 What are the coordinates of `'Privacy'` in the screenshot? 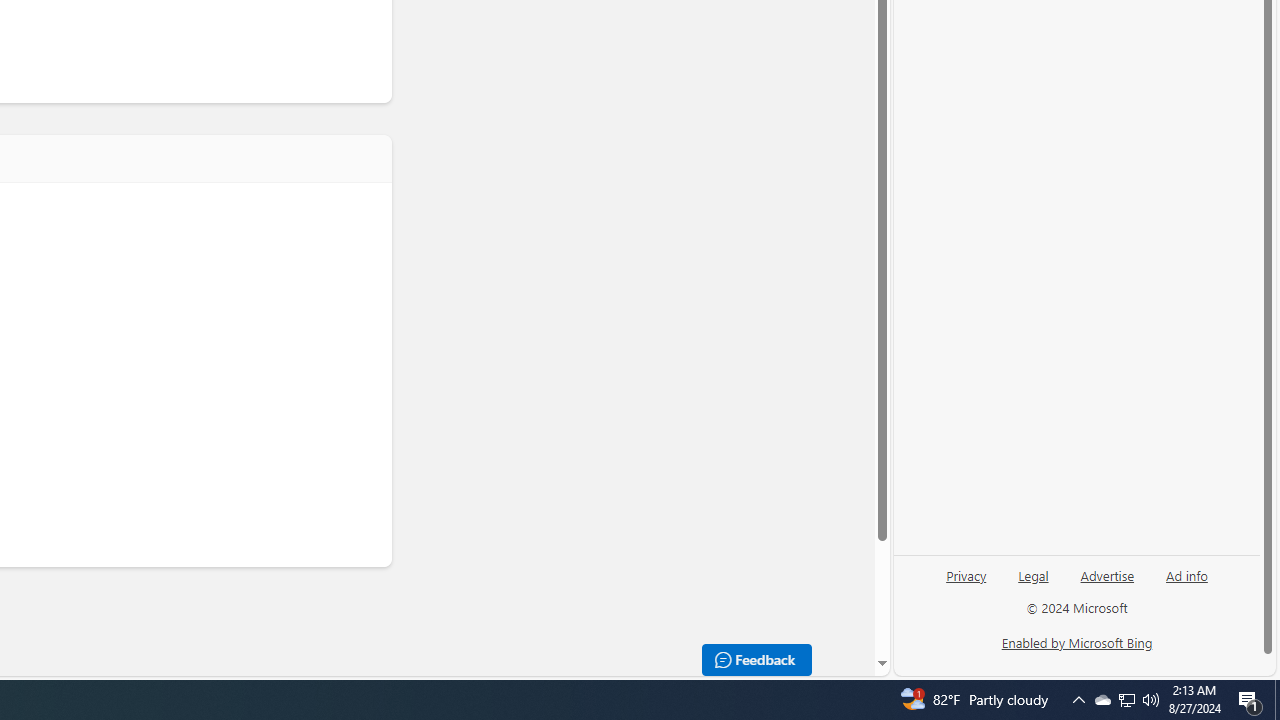 It's located at (966, 574).